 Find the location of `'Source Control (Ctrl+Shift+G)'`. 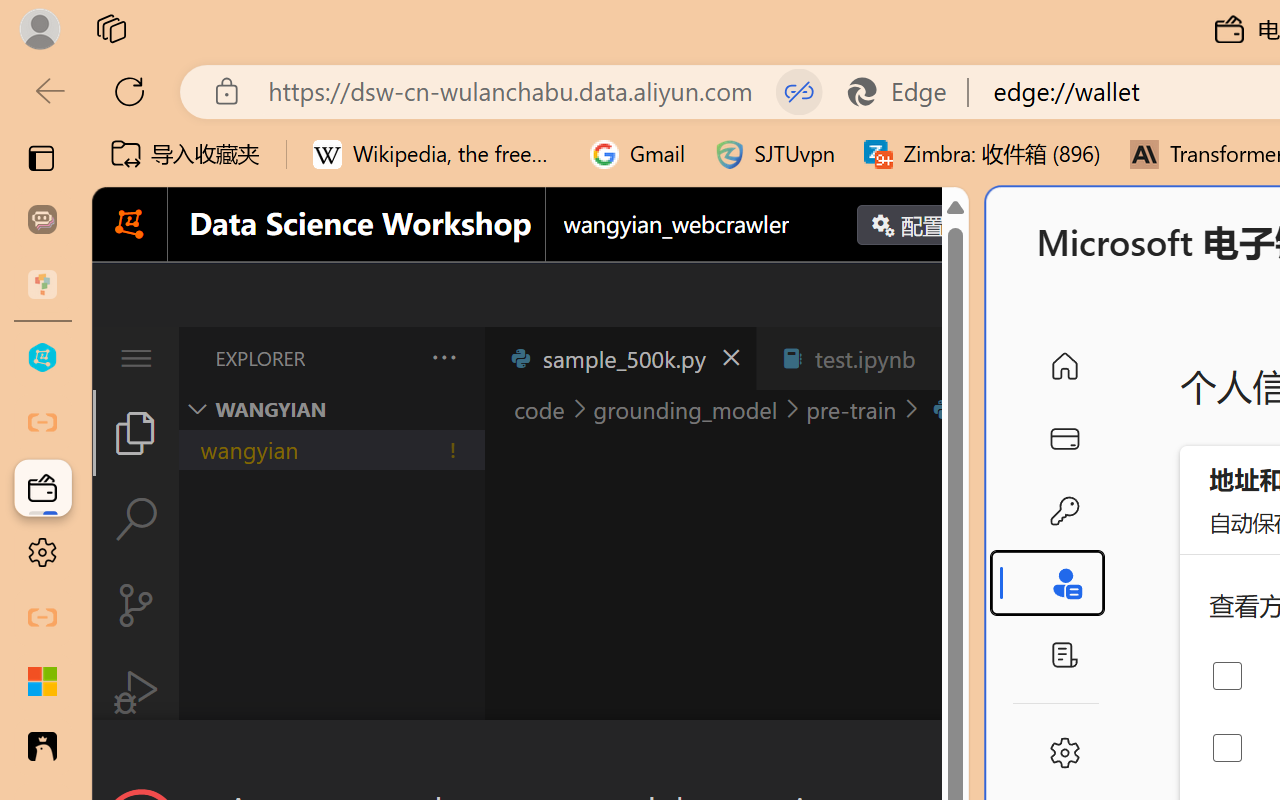

'Source Control (Ctrl+Shift+G)' is located at coordinates (134, 605).